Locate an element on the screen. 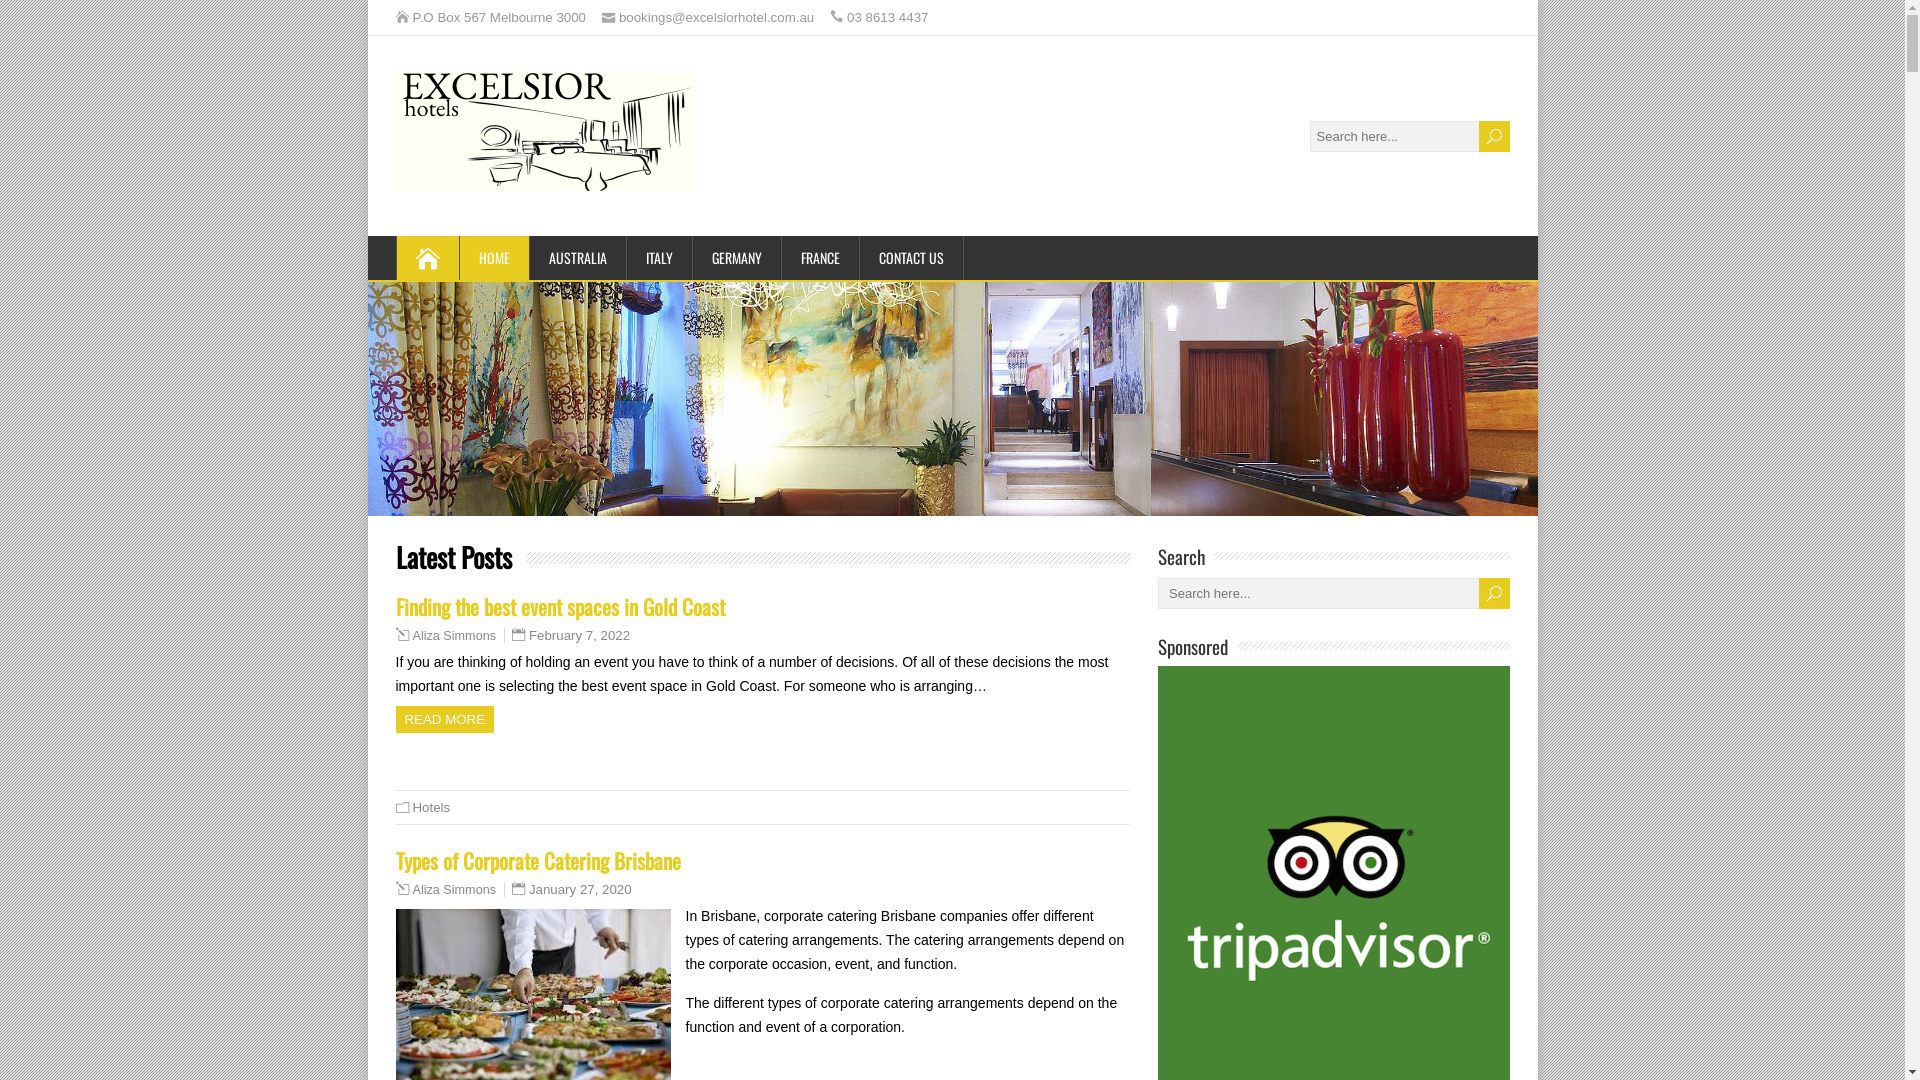 This screenshot has height=1080, width=1920. 'February 7, 2022' is located at coordinates (578, 635).